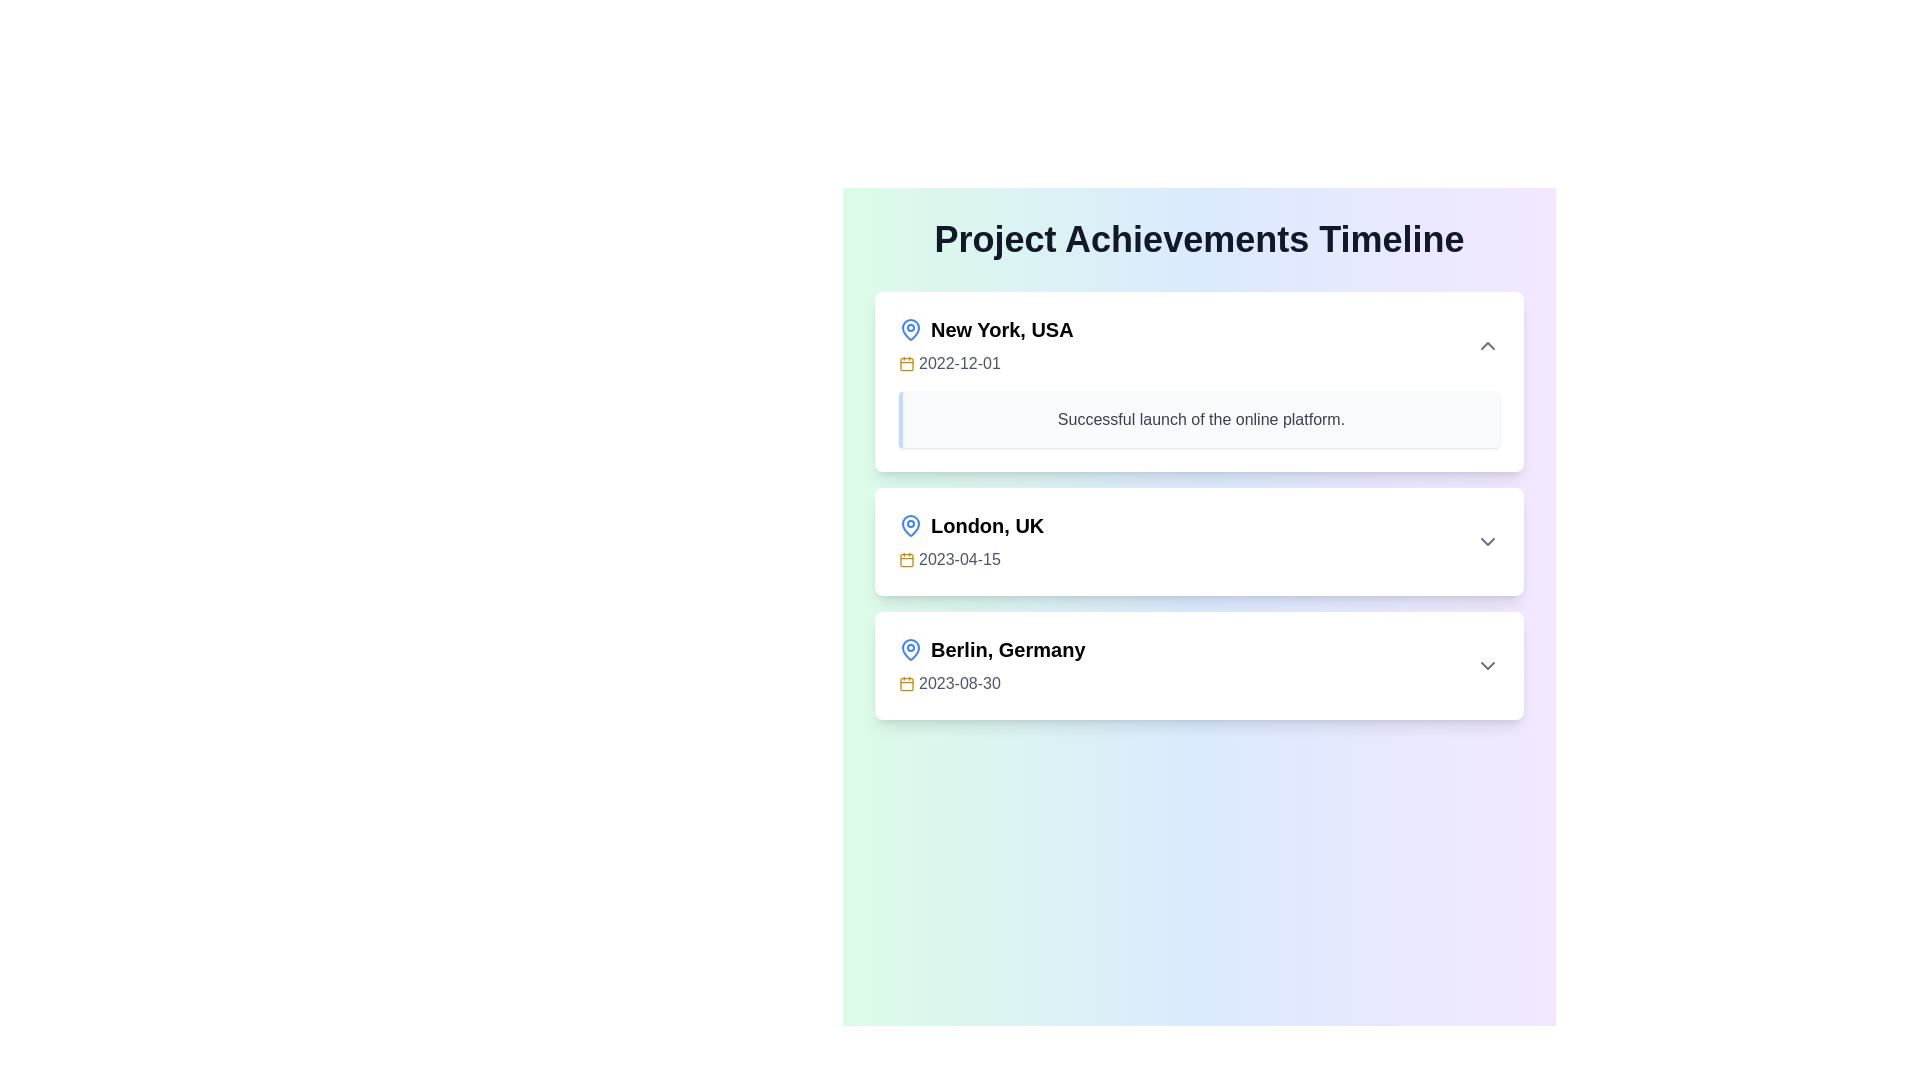 The image size is (1920, 1080). I want to click on the small yellow calendar icon located to the left of the date '2022-12-01' in the achievement entry titled 'New York, USA', so click(906, 363).